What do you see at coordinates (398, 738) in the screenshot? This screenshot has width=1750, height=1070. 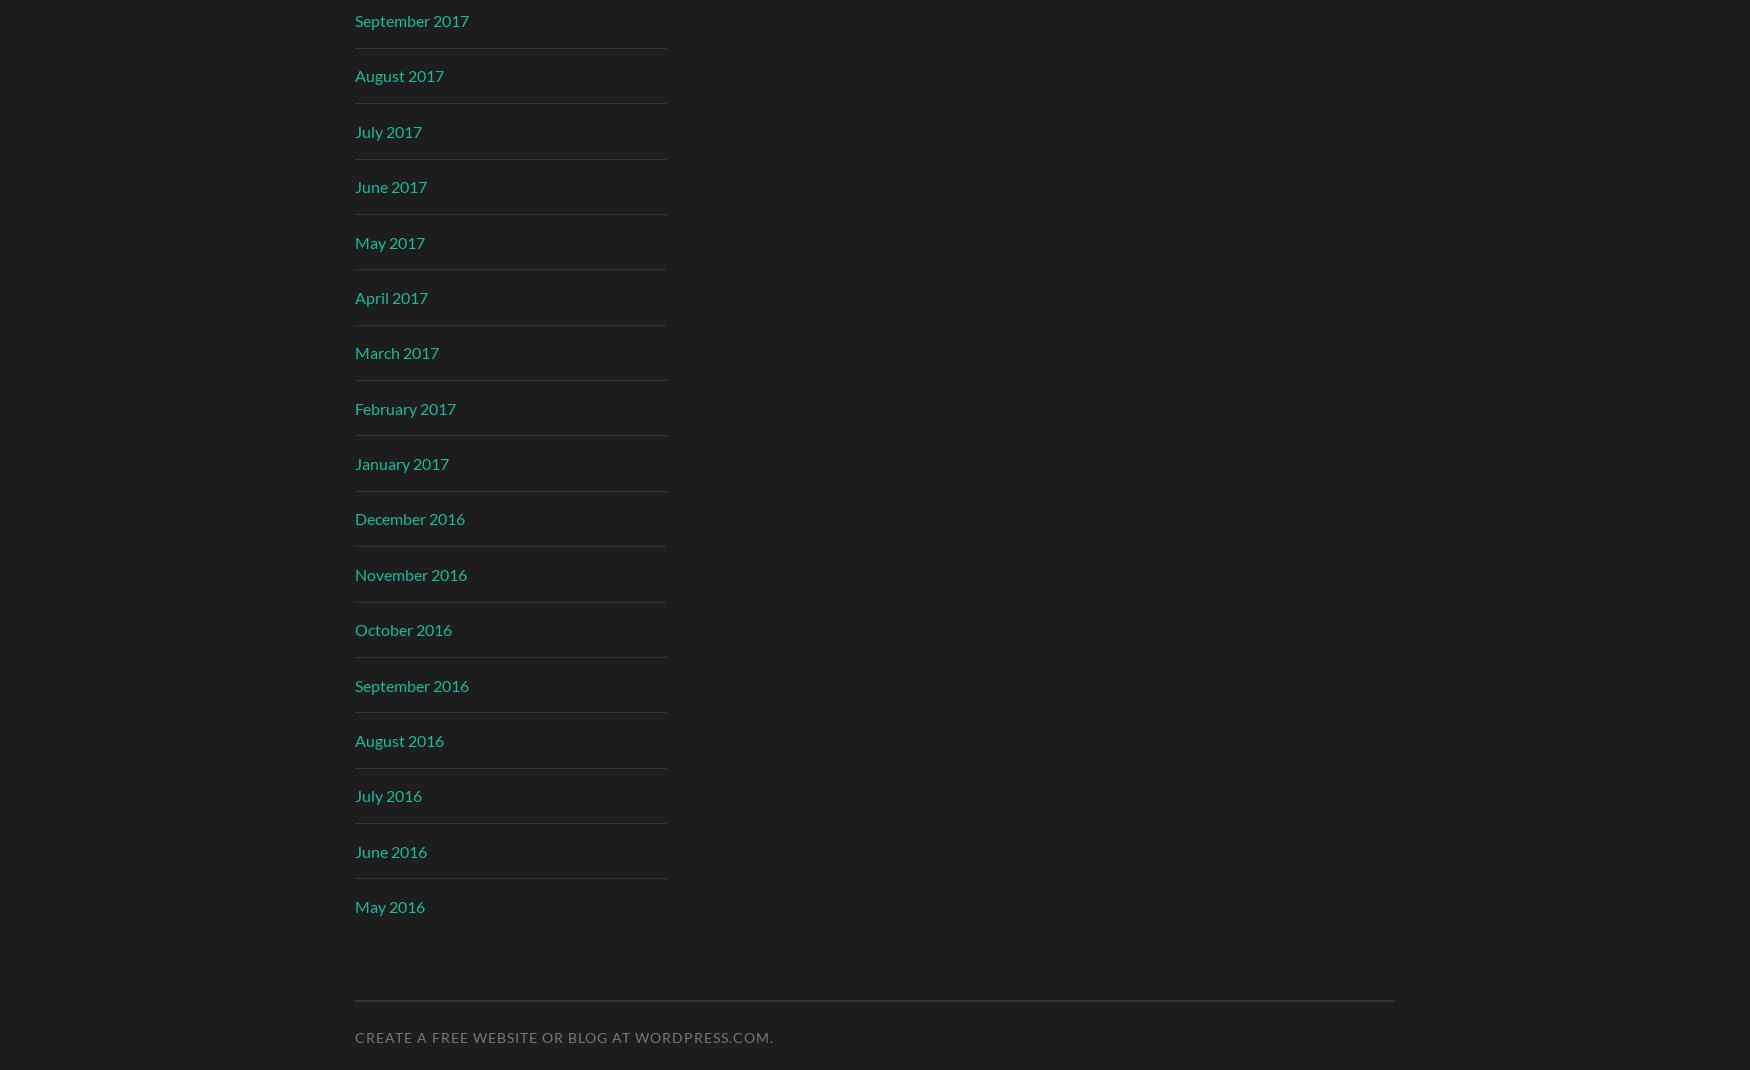 I see `'August 2016'` at bounding box center [398, 738].